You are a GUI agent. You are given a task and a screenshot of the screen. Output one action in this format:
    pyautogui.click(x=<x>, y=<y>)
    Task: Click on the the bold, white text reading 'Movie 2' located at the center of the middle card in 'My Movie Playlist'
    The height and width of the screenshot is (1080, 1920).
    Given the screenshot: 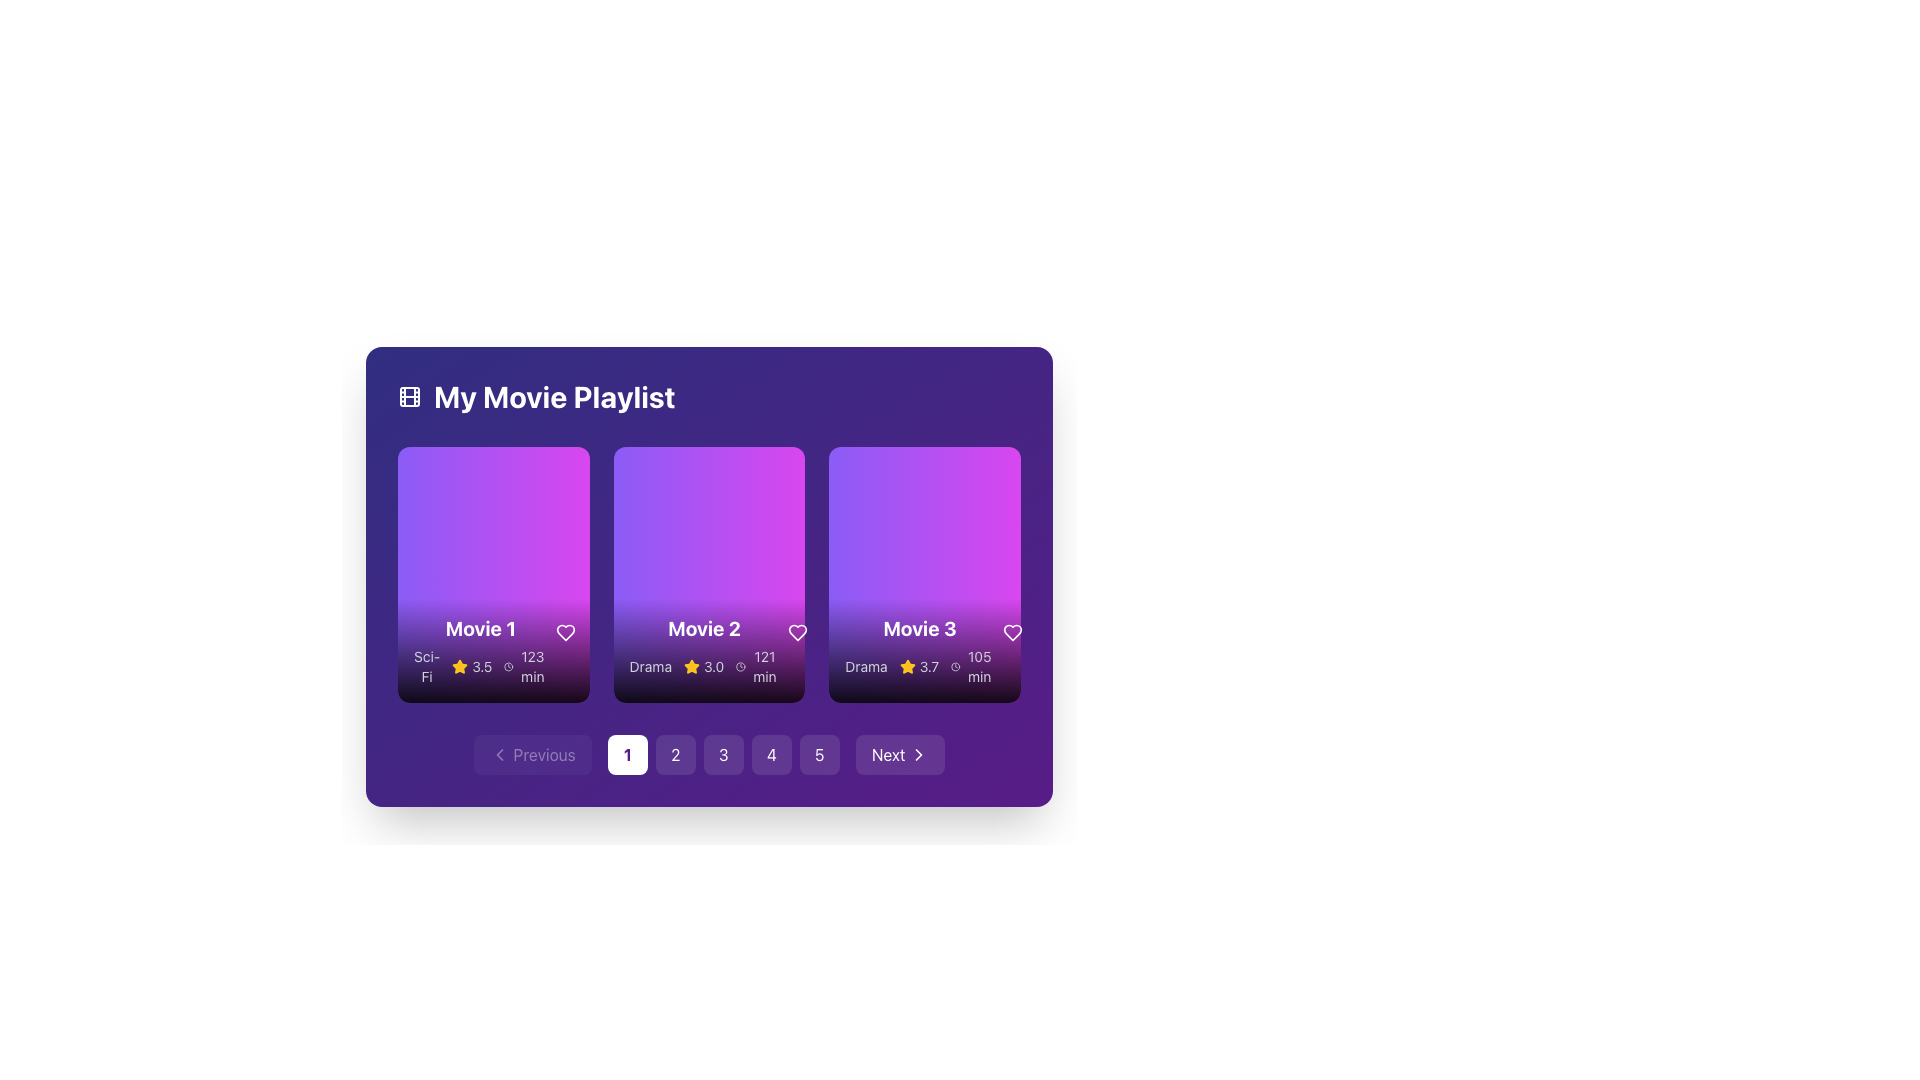 What is the action you would take?
    pyautogui.click(x=704, y=627)
    